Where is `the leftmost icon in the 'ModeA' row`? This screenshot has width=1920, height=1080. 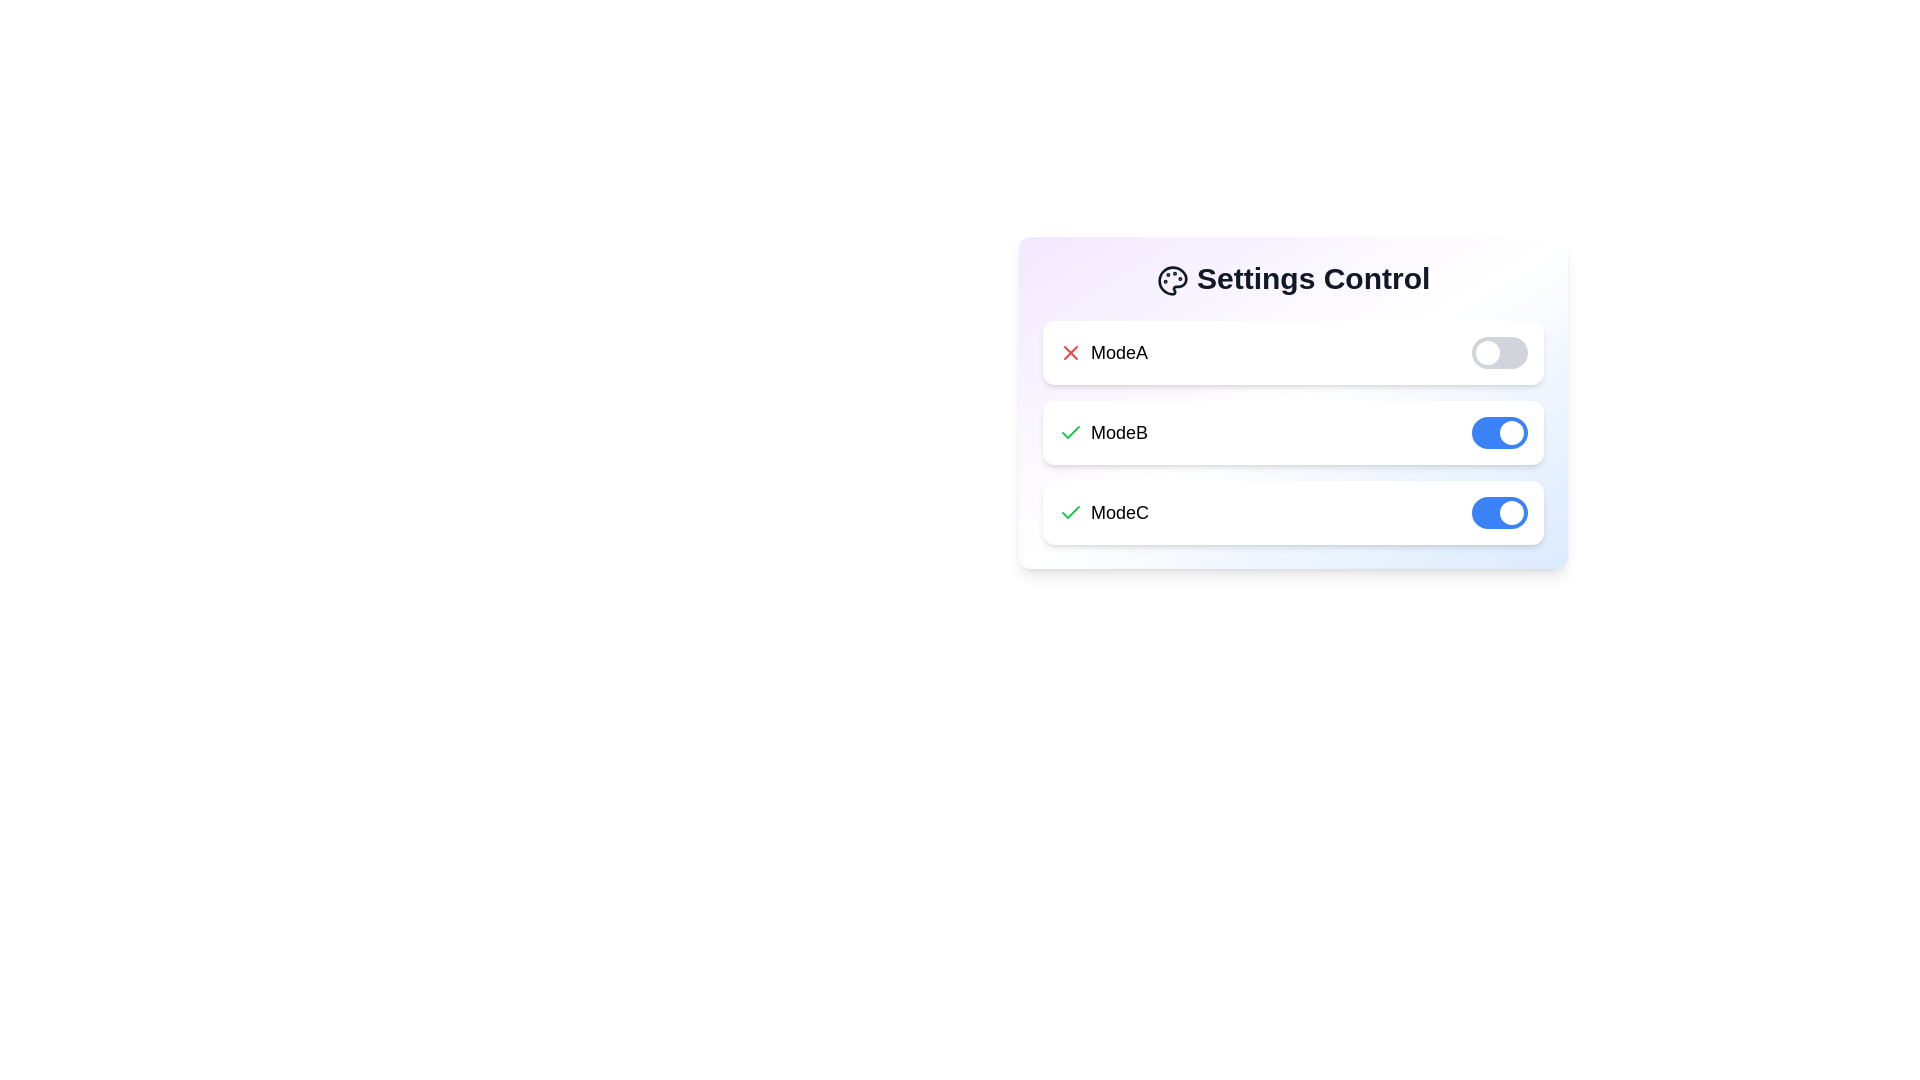
the leftmost icon in the 'ModeA' row is located at coordinates (1069, 352).